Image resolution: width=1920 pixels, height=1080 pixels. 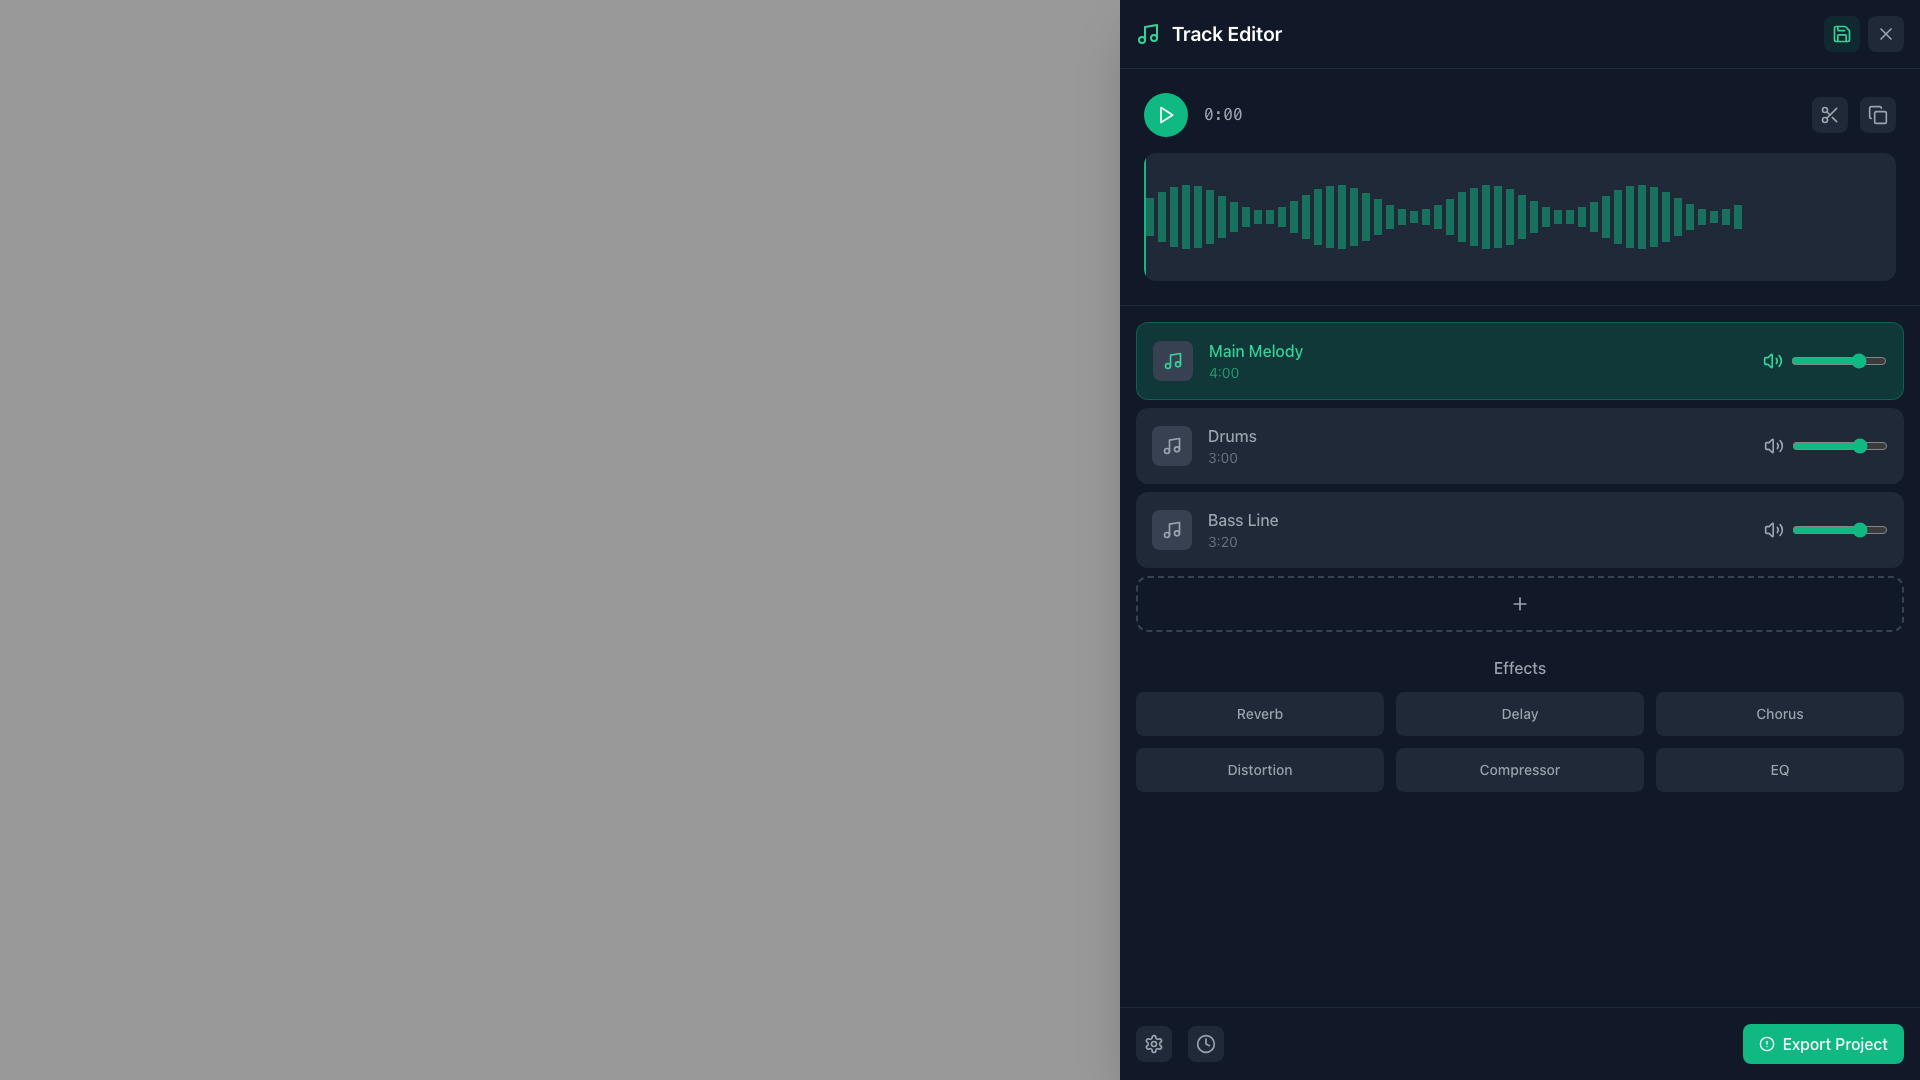 I want to click on the speaker icon with a wave pattern located in the green-highlighted track row, so click(x=1768, y=361).